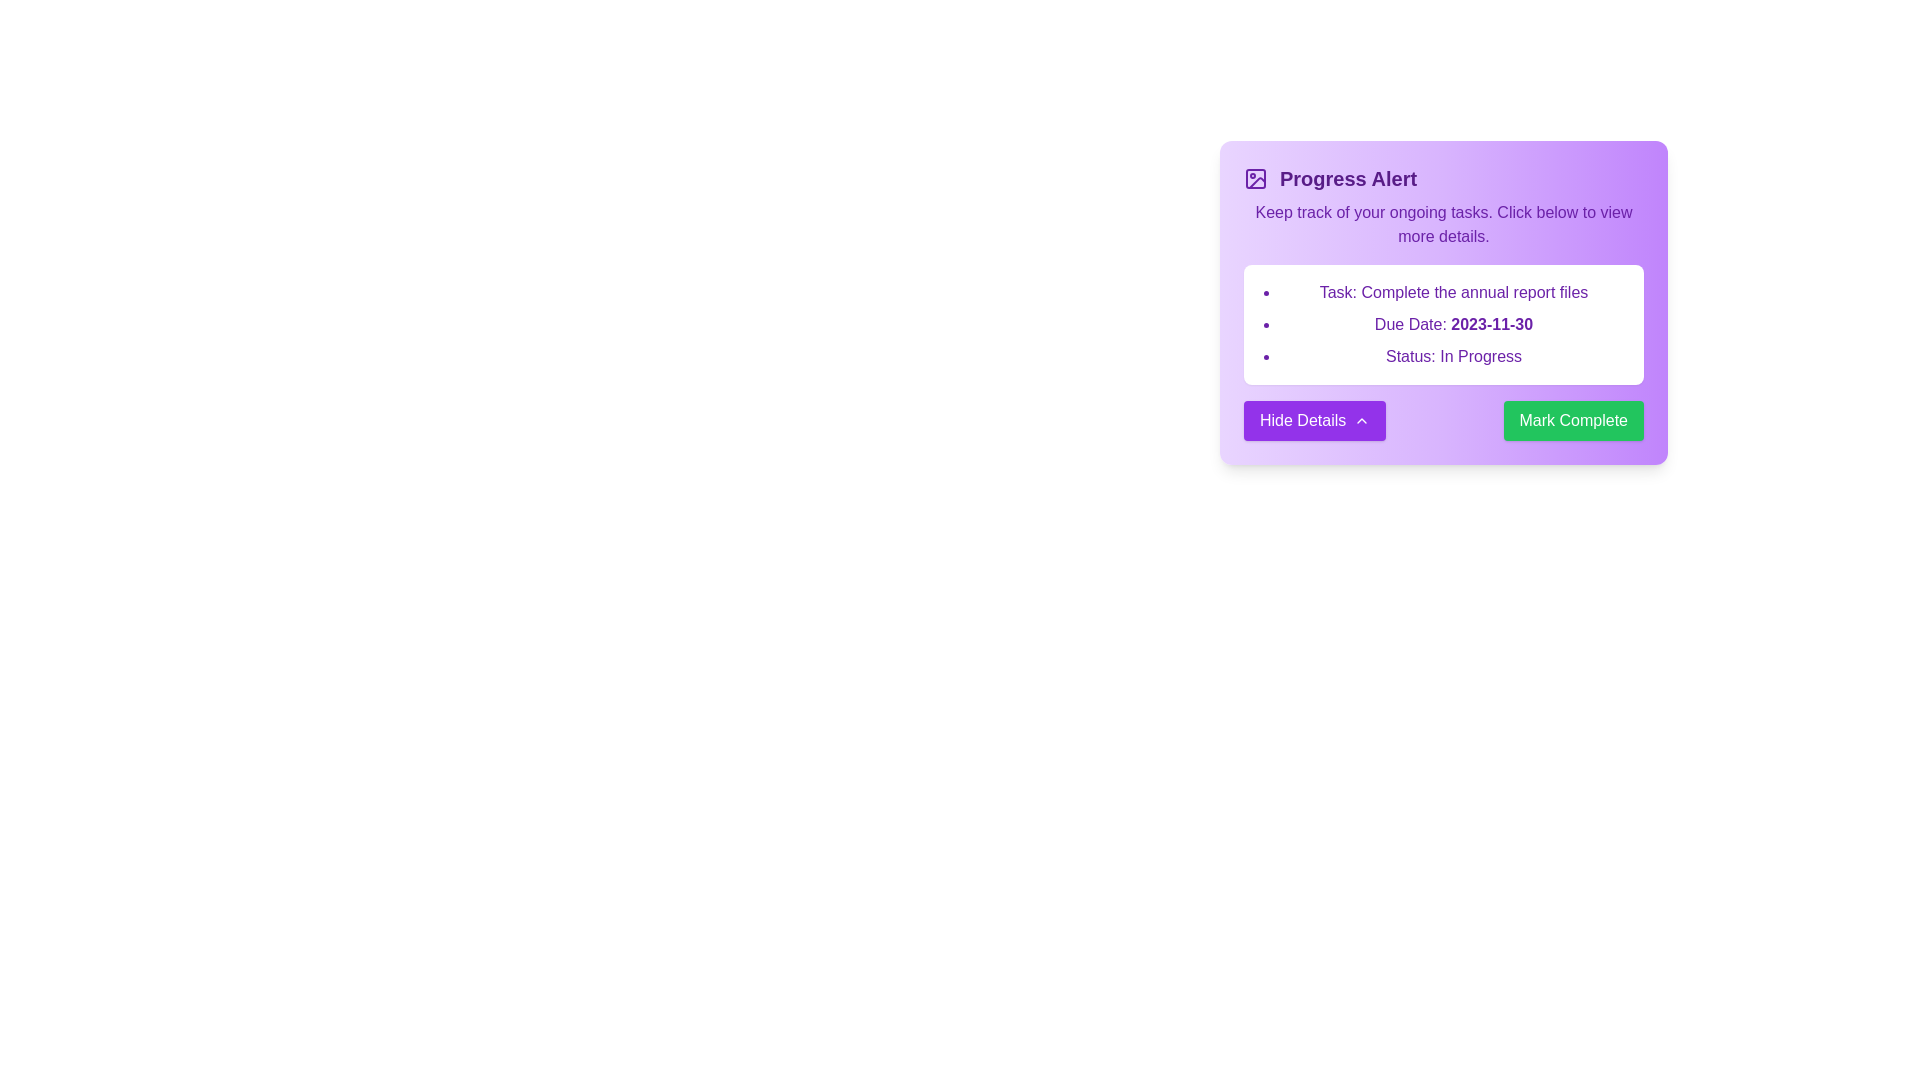 This screenshot has height=1080, width=1920. Describe the element at coordinates (1315, 419) in the screenshot. I see `the 'Hide Details' button to collapse the details section` at that location.